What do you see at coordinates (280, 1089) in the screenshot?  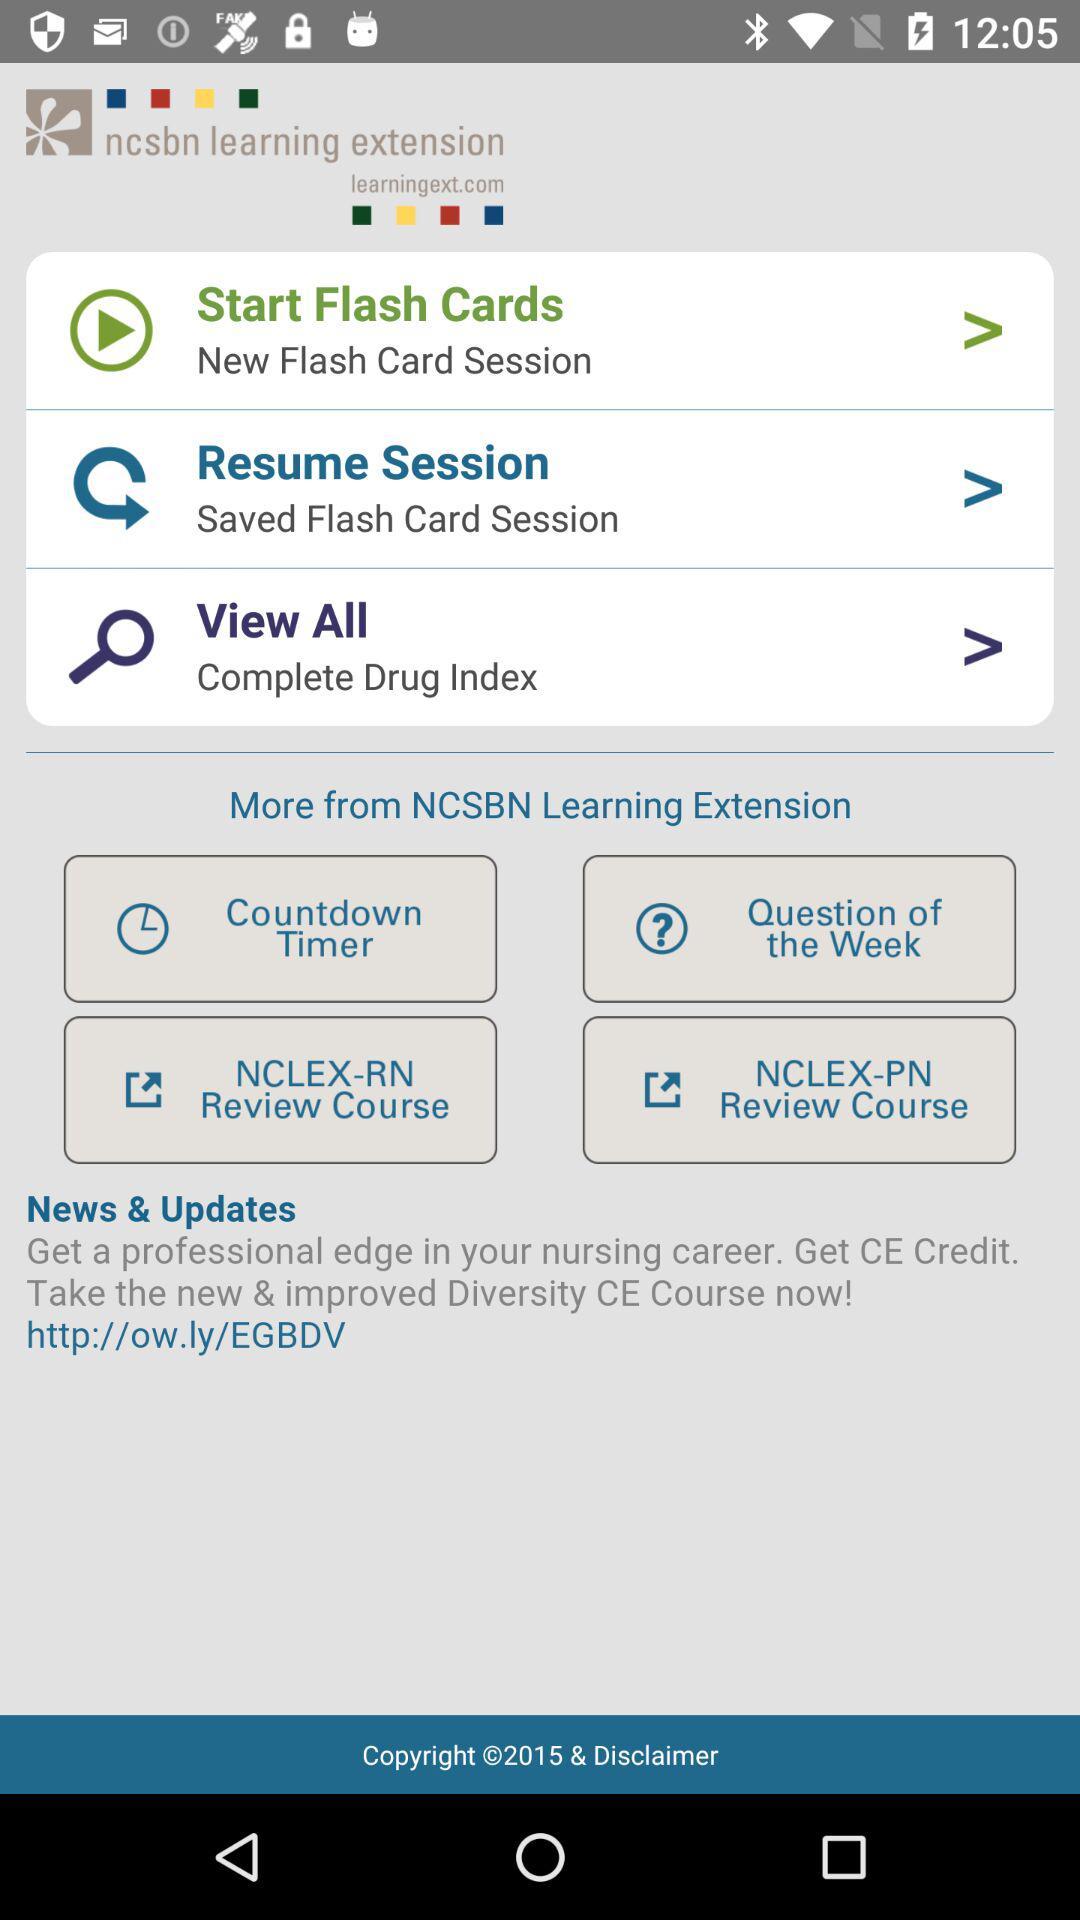 I see `review option` at bounding box center [280, 1089].